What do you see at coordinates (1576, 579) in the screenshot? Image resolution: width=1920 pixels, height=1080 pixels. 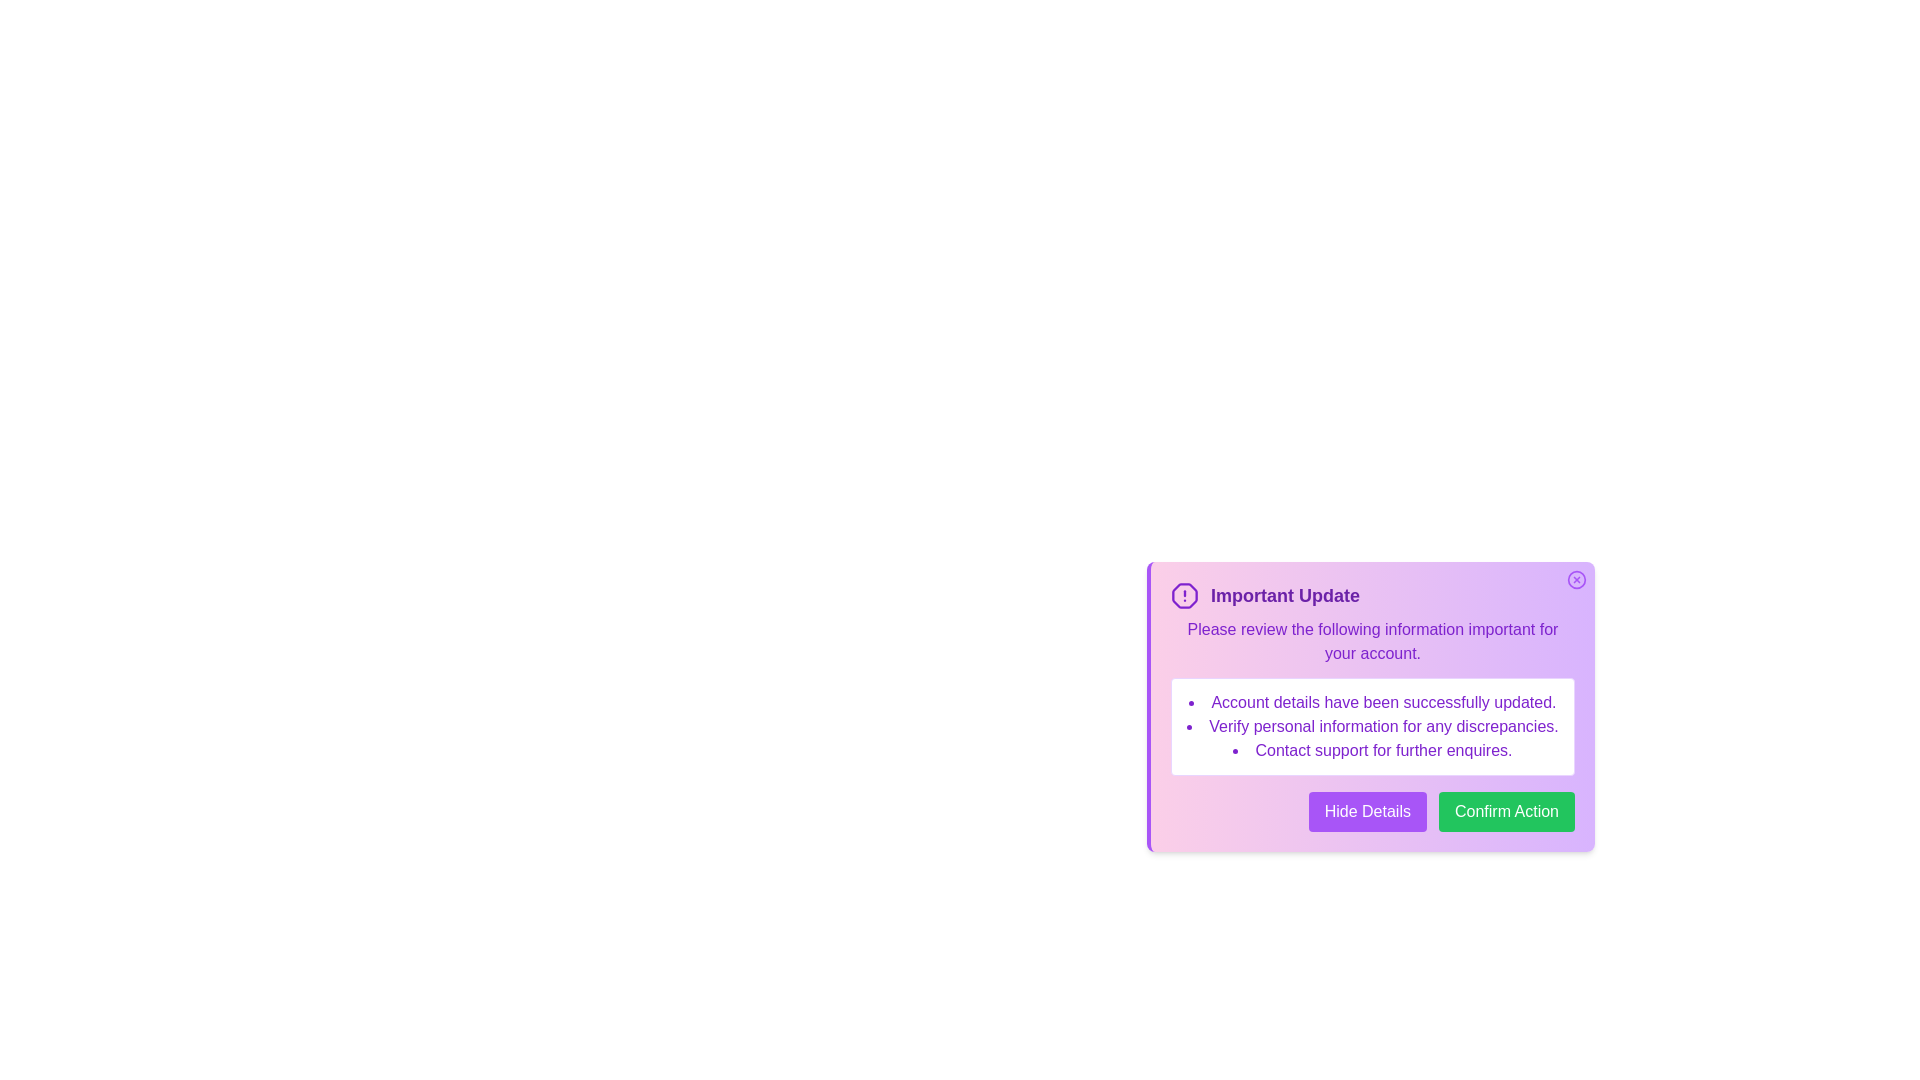 I see `the close button at the top-right corner of the alert box` at bounding box center [1576, 579].